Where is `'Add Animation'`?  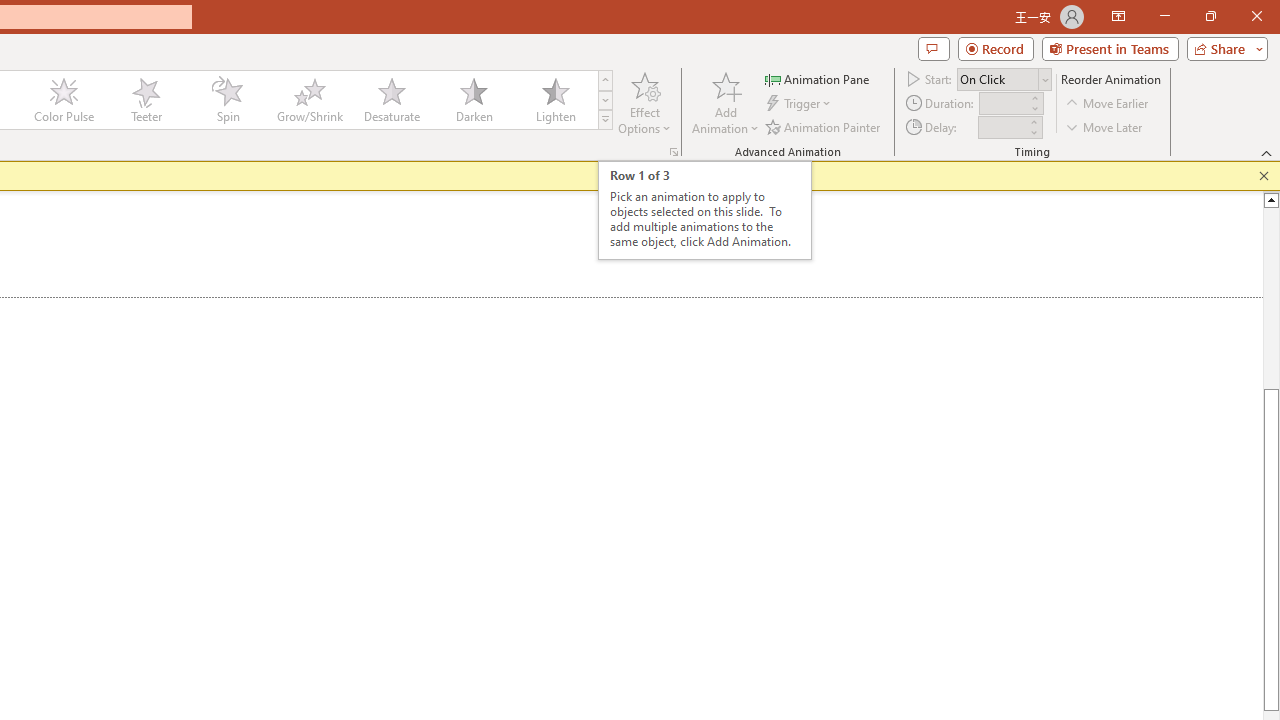 'Add Animation' is located at coordinates (724, 103).